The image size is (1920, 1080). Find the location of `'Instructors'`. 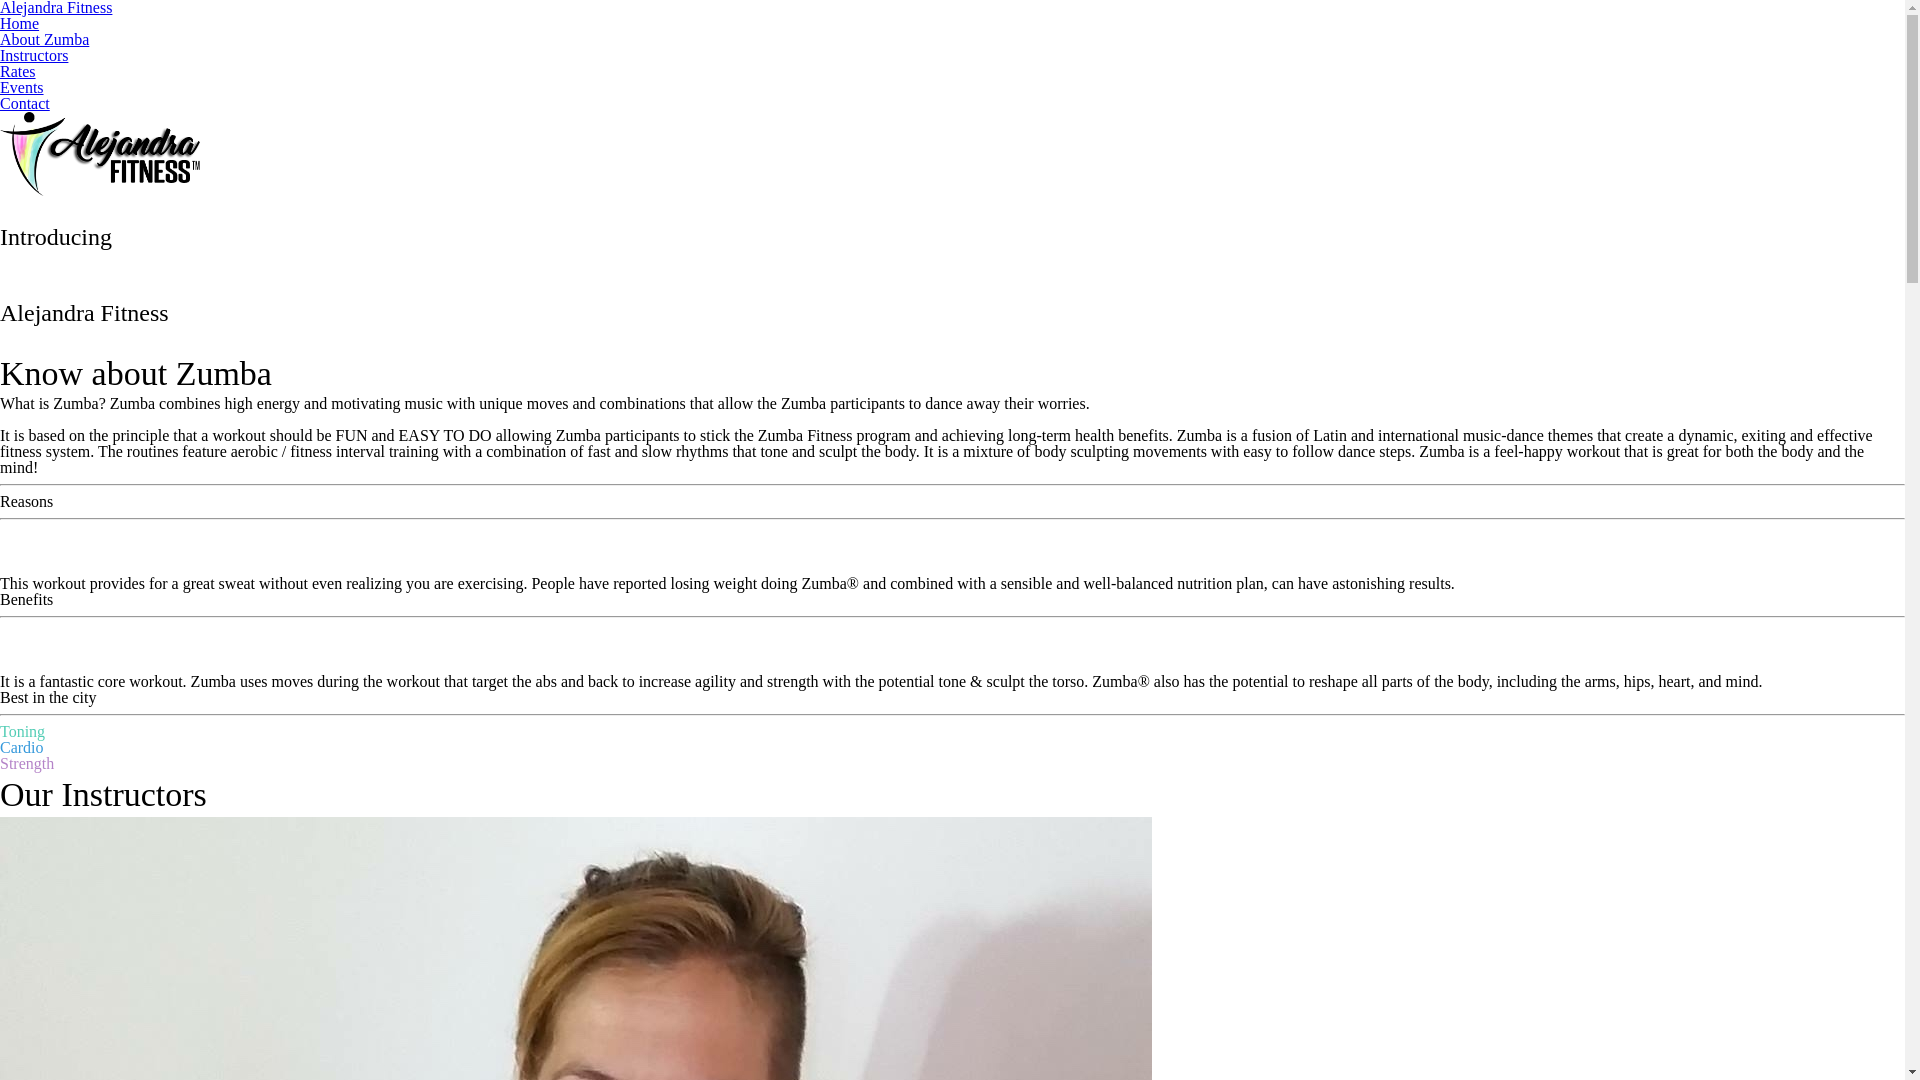

'Instructors' is located at coordinates (33, 54).